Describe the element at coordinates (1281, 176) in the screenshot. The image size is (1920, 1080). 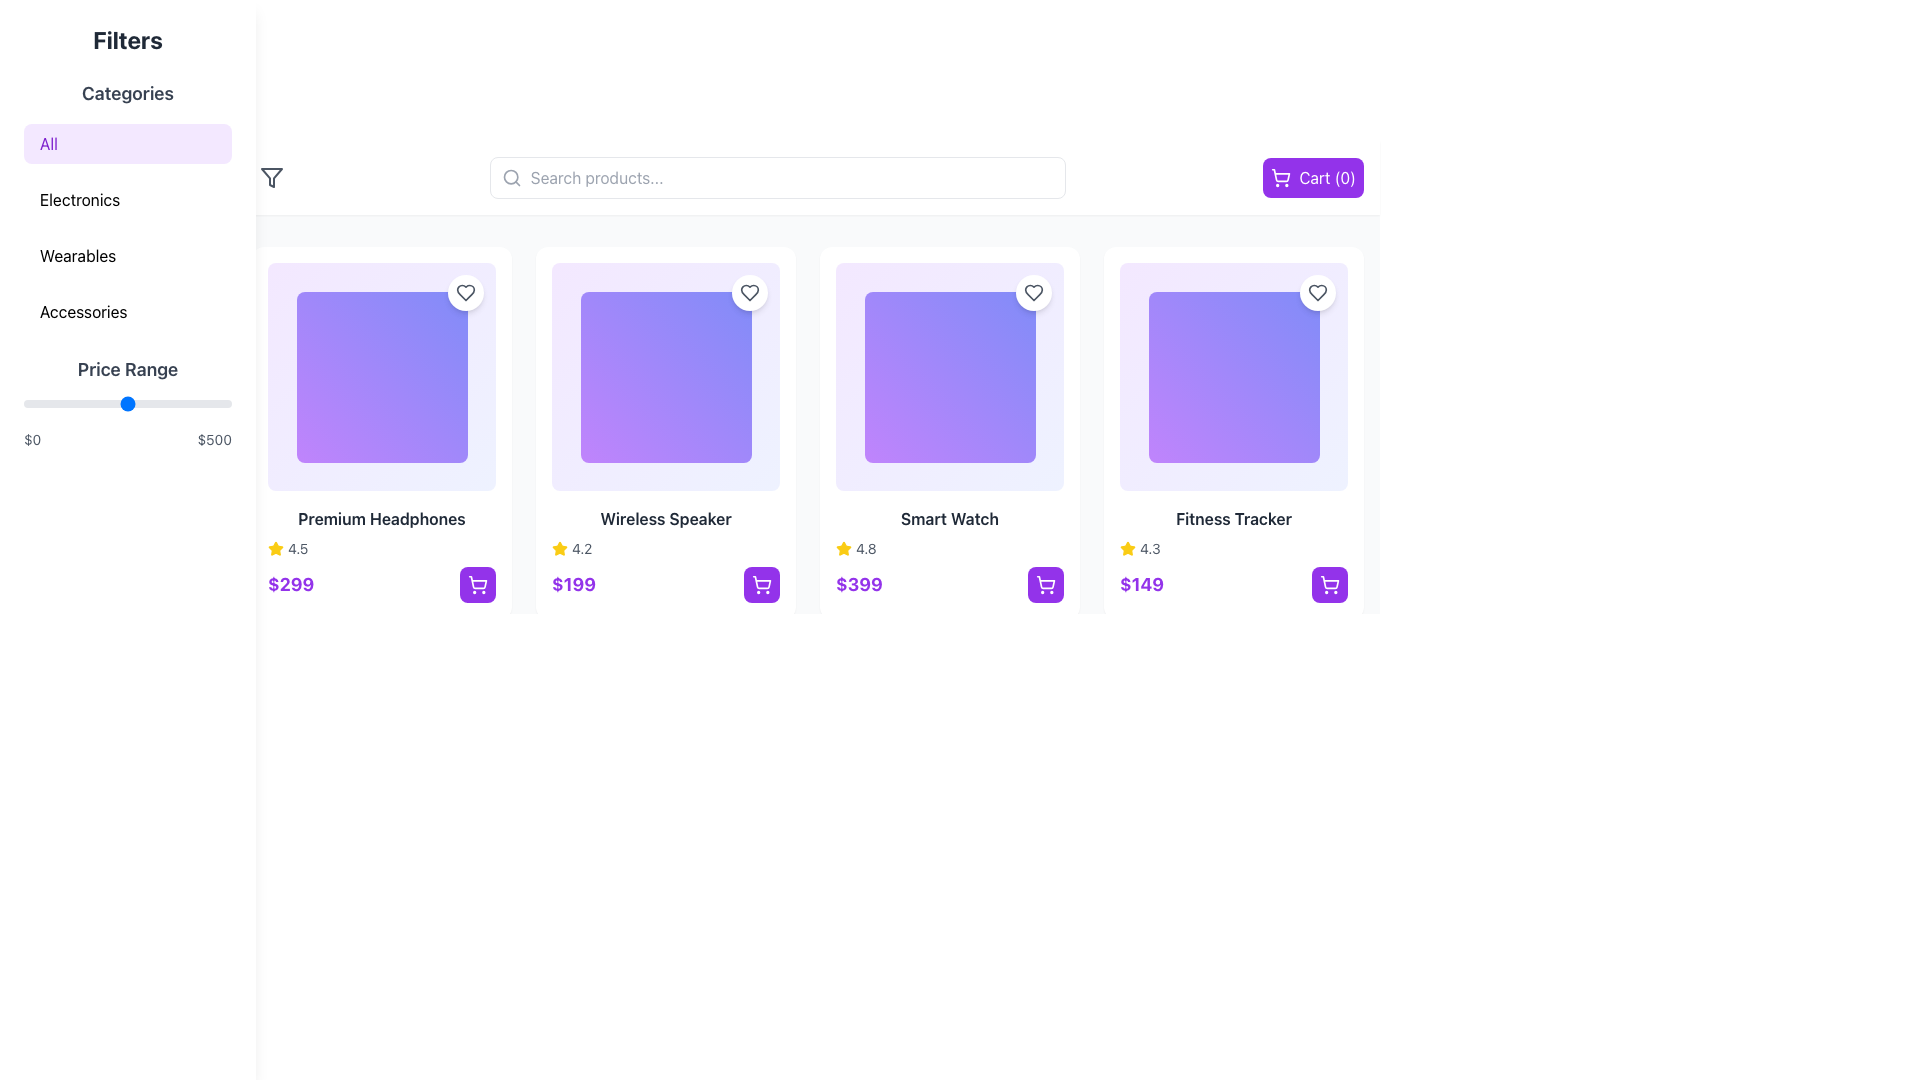
I see `the shopping cart icon` at that location.